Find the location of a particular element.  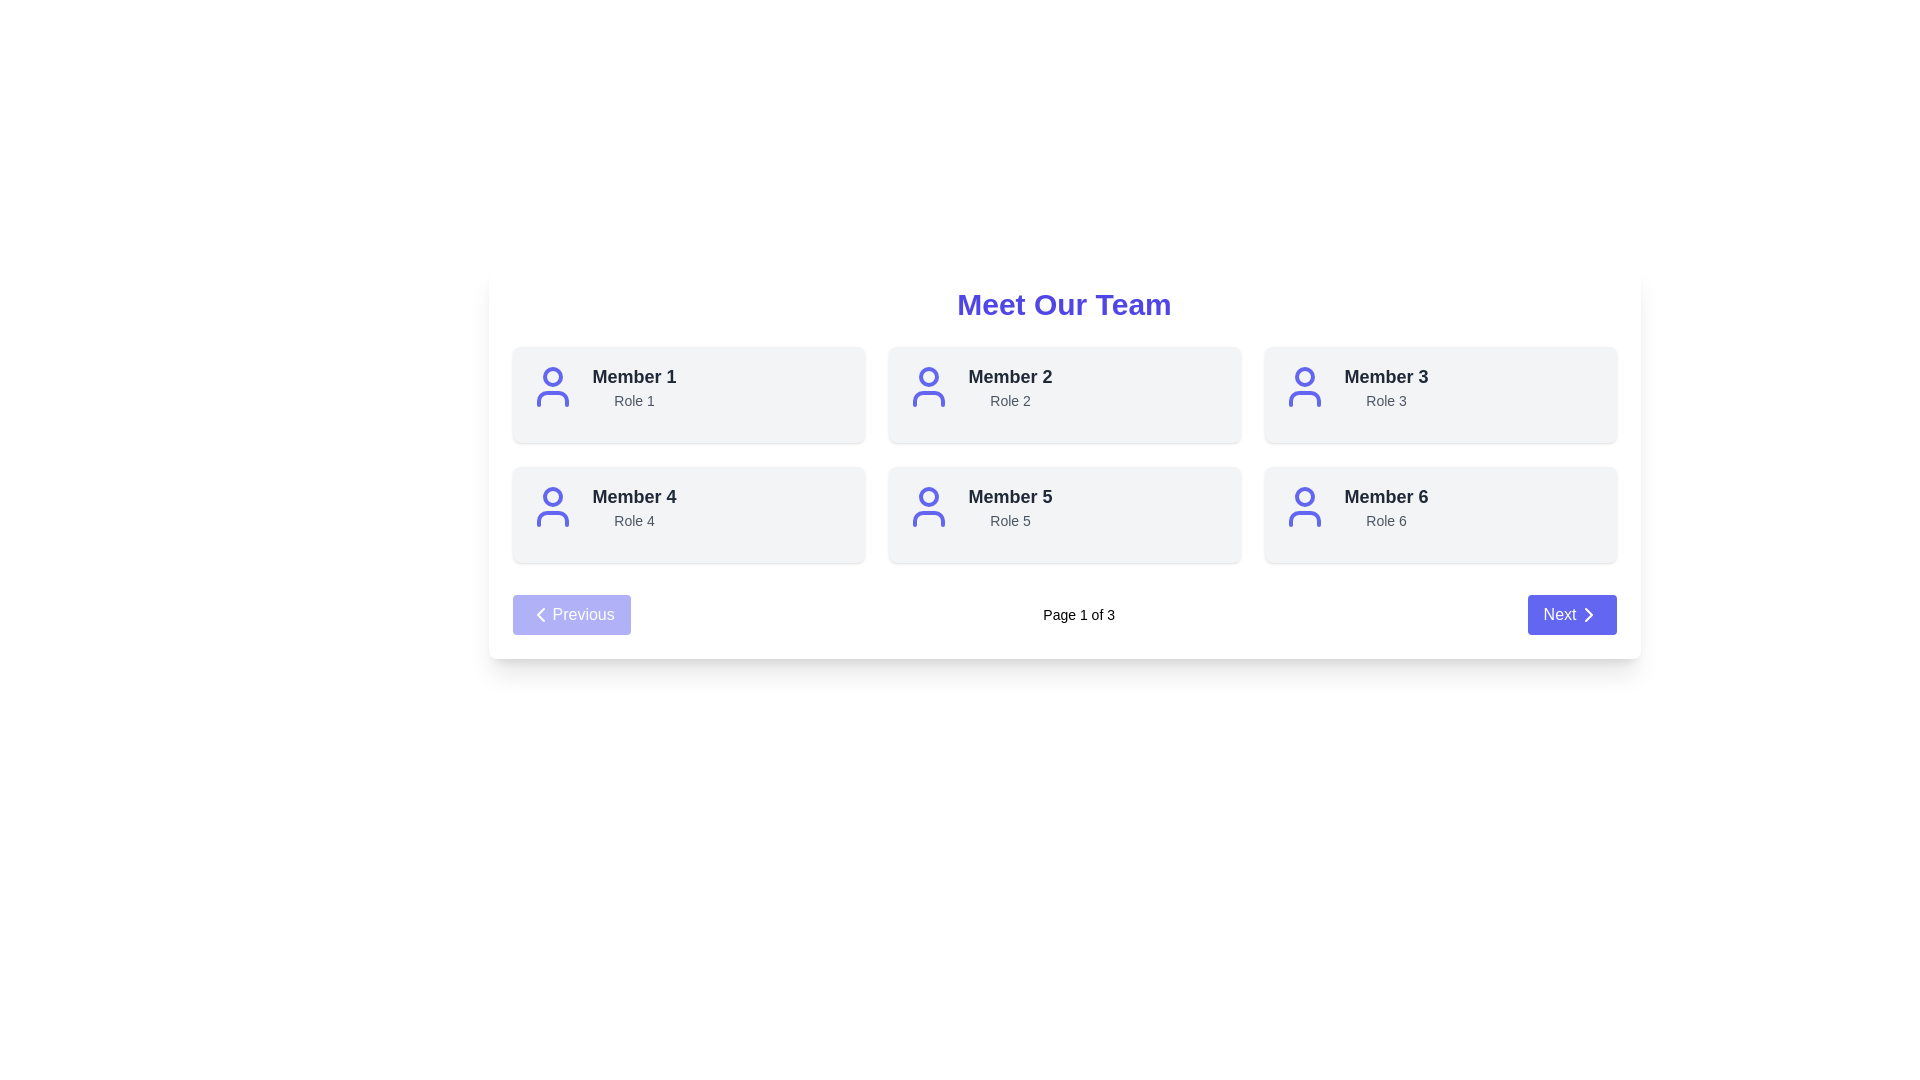

the Information card displaying team member details, located in the bottom row, first column of the grid layout is located at coordinates (1063, 505).